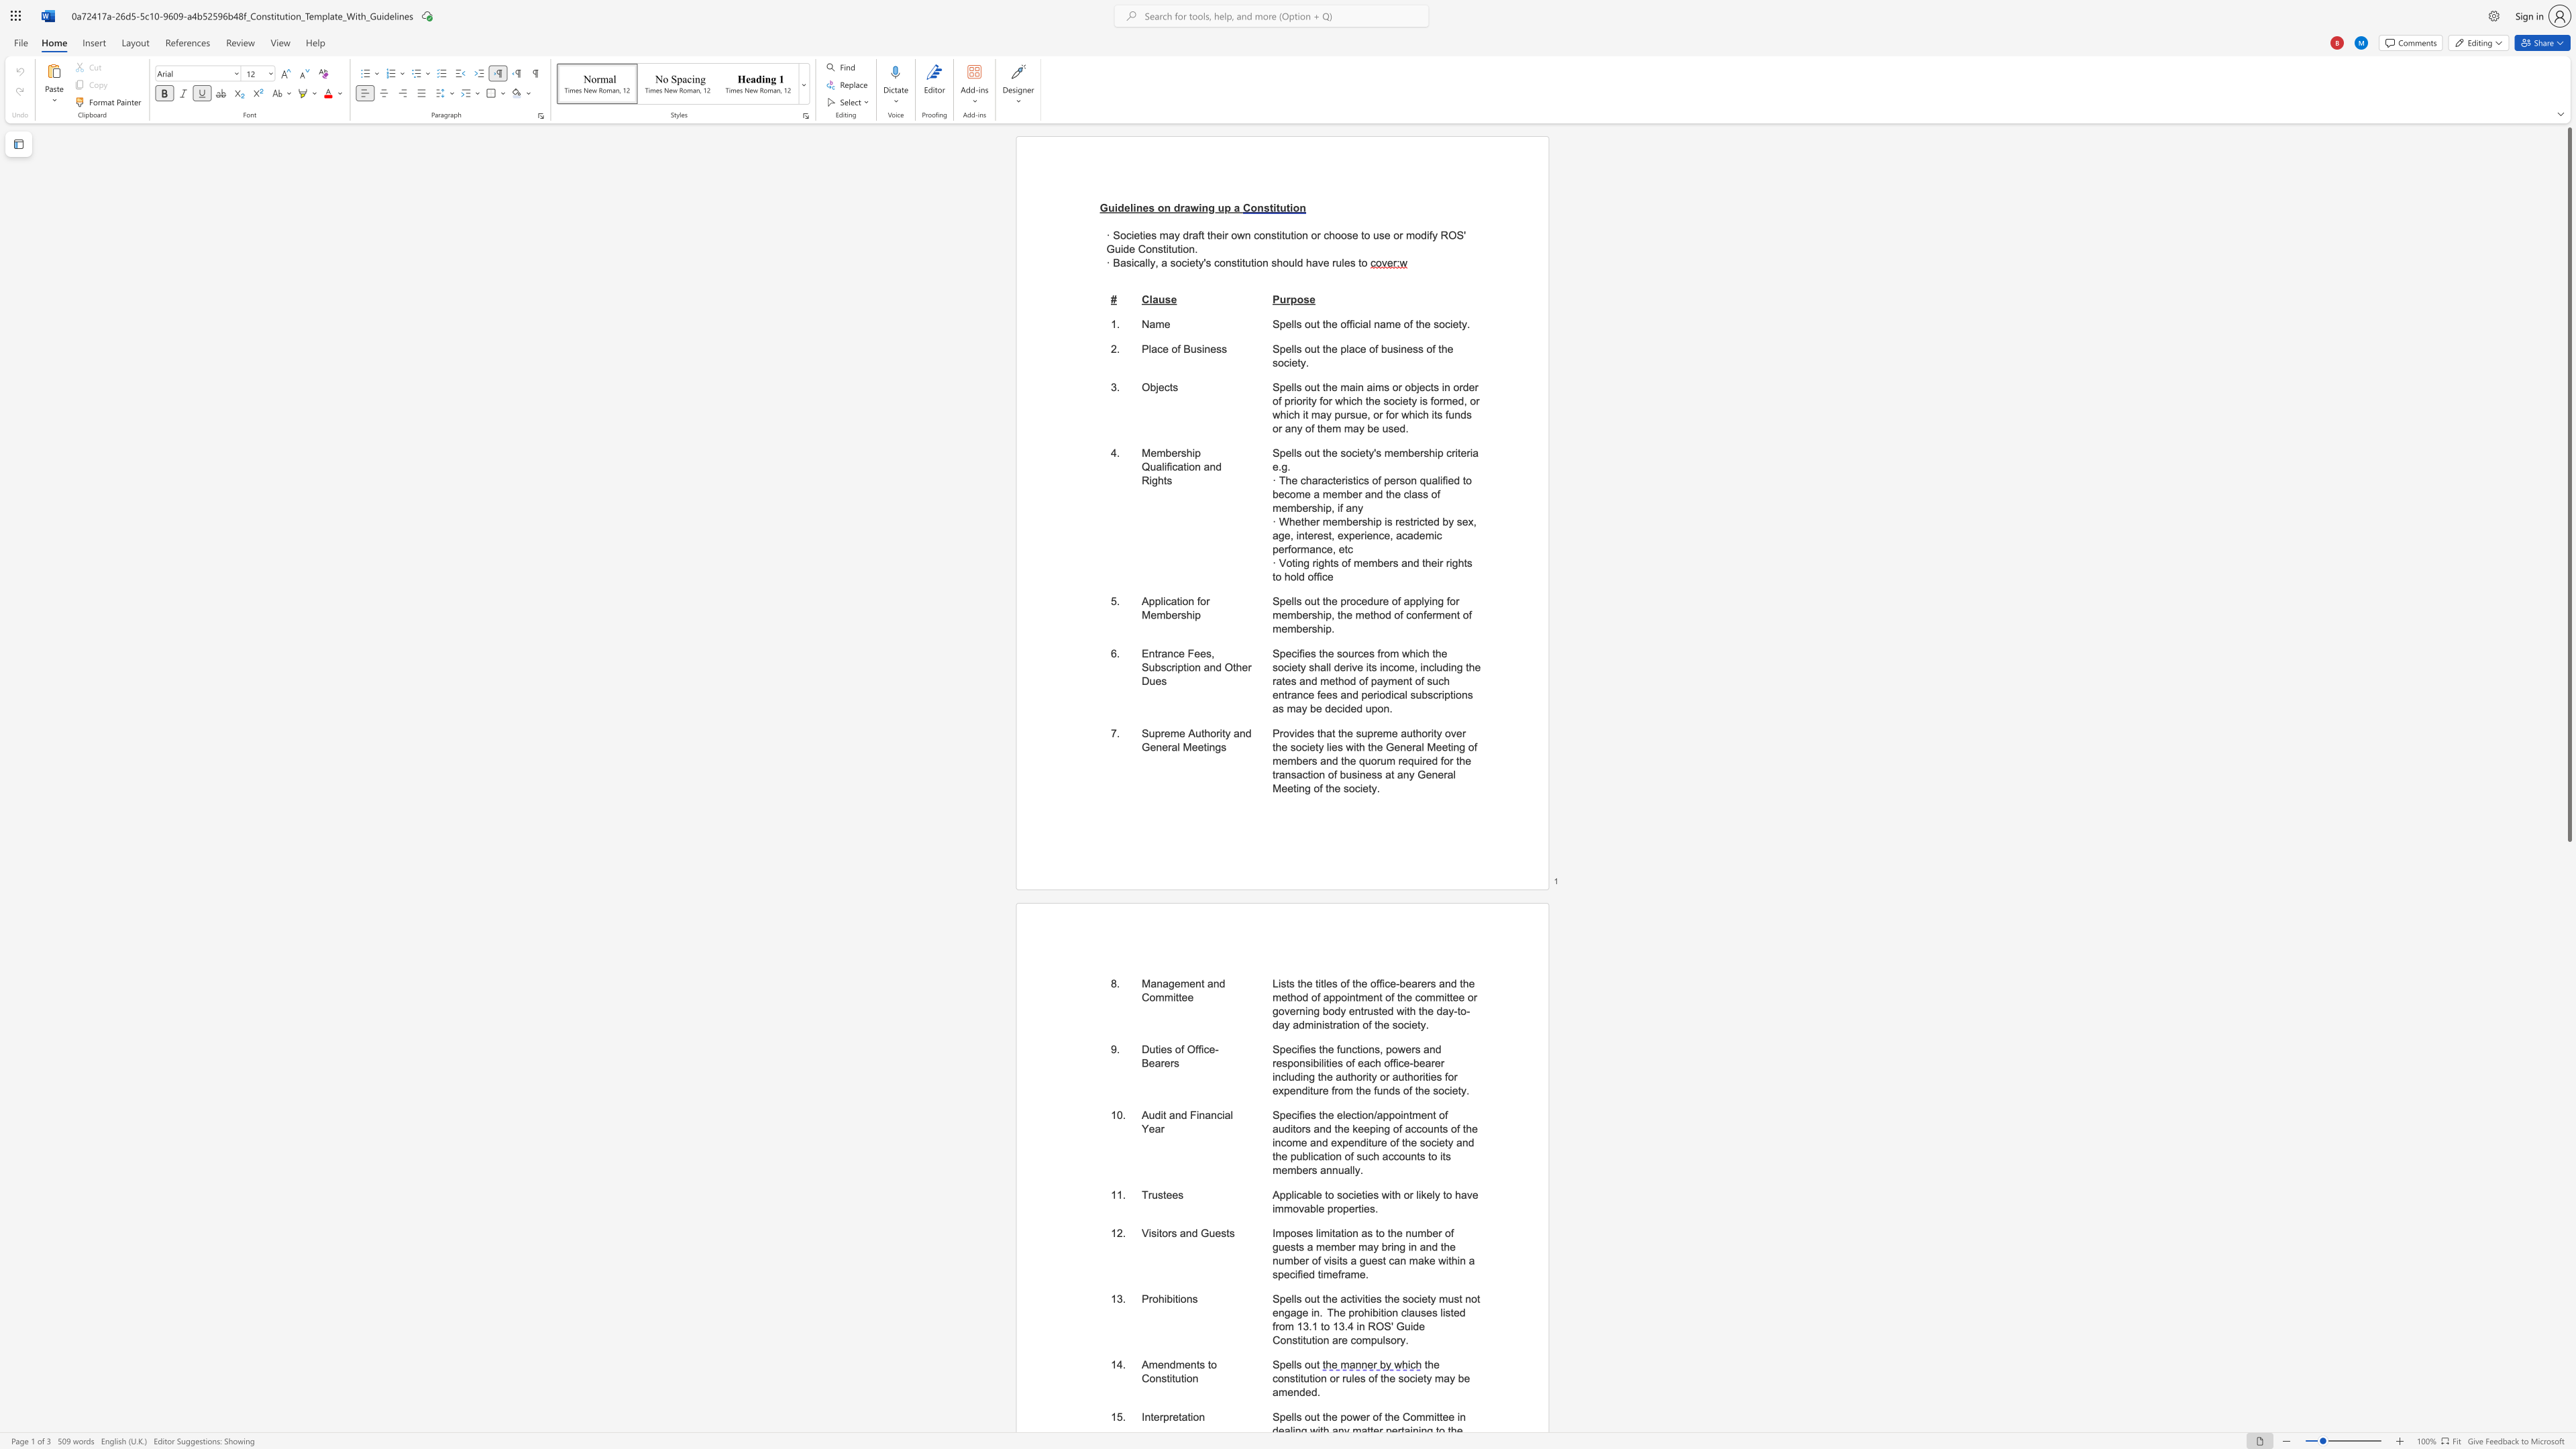  What do you see at coordinates (1146, 234) in the screenshot?
I see `the 2th character "e" in the text` at bounding box center [1146, 234].